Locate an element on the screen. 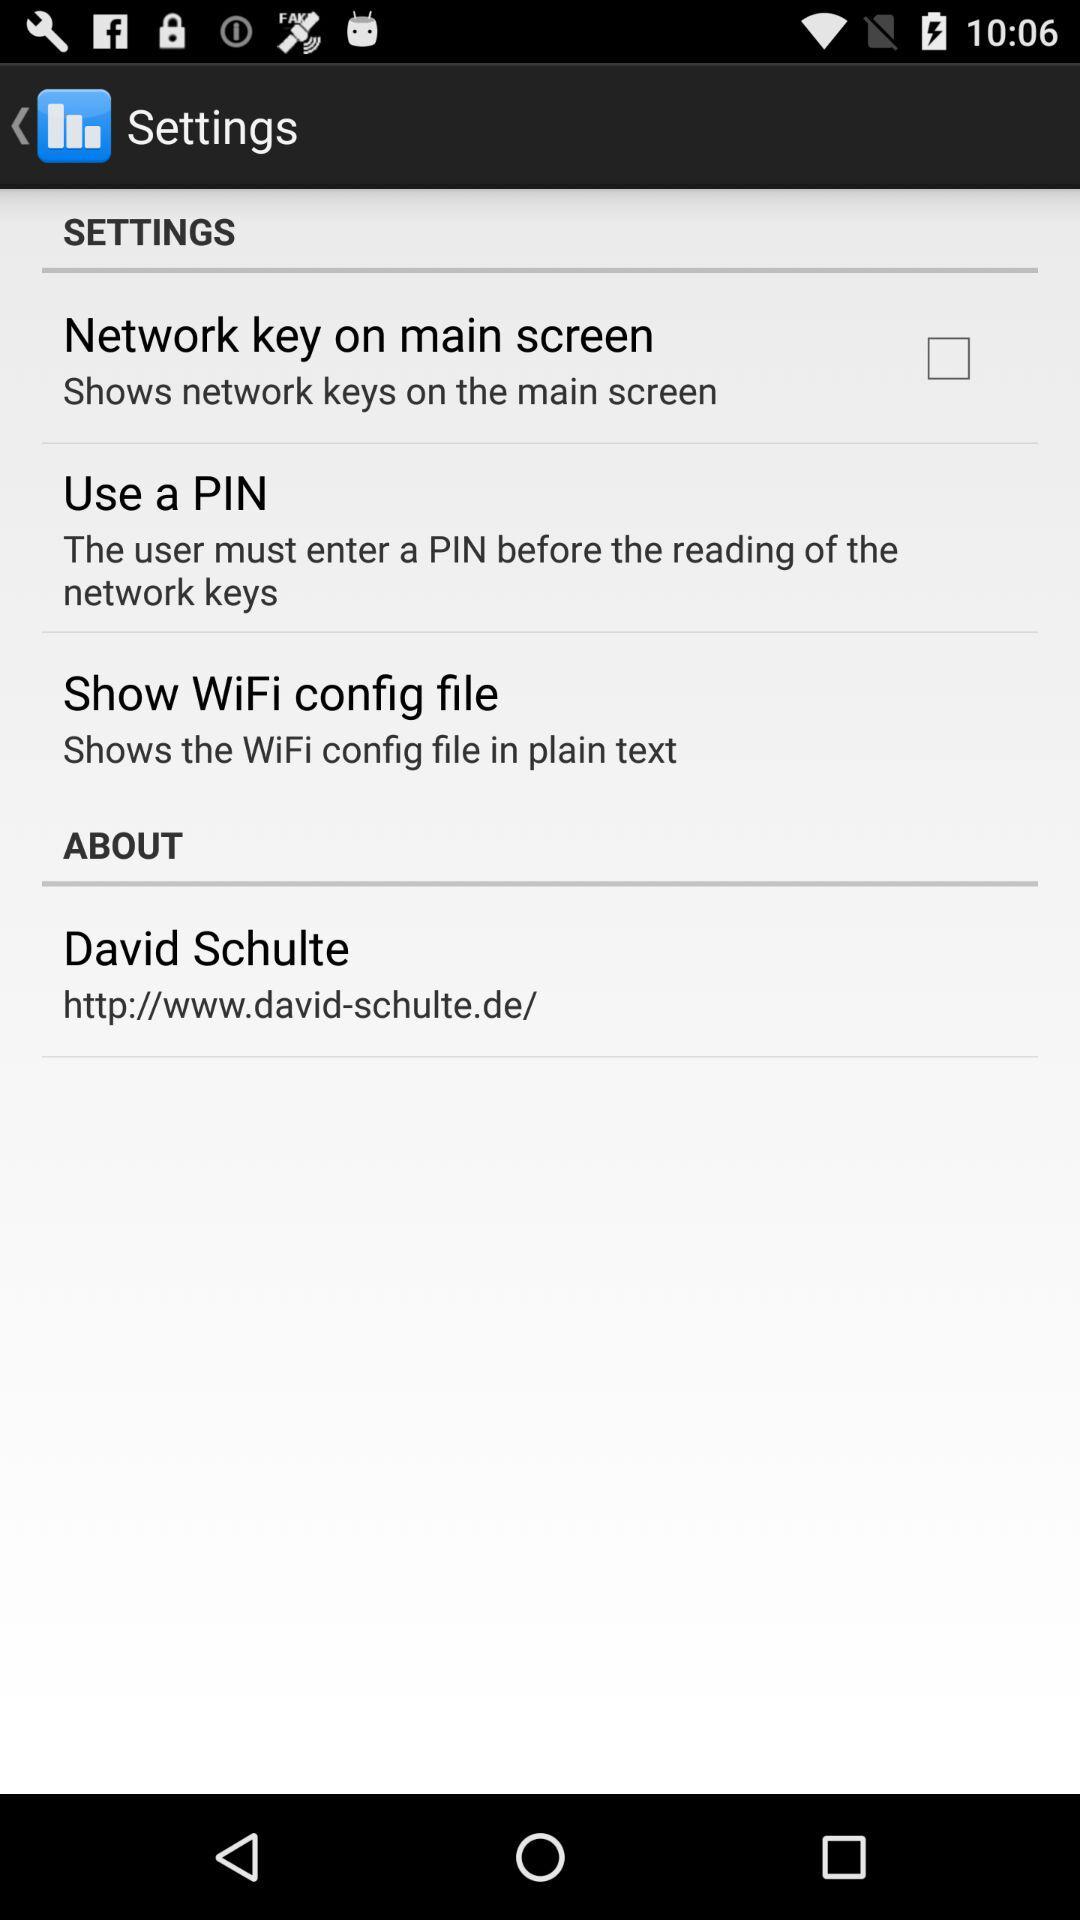 The height and width of the screenshot is (1920, 1080). icon to the right of the shows network keys item is located at coordinates (947, 358).